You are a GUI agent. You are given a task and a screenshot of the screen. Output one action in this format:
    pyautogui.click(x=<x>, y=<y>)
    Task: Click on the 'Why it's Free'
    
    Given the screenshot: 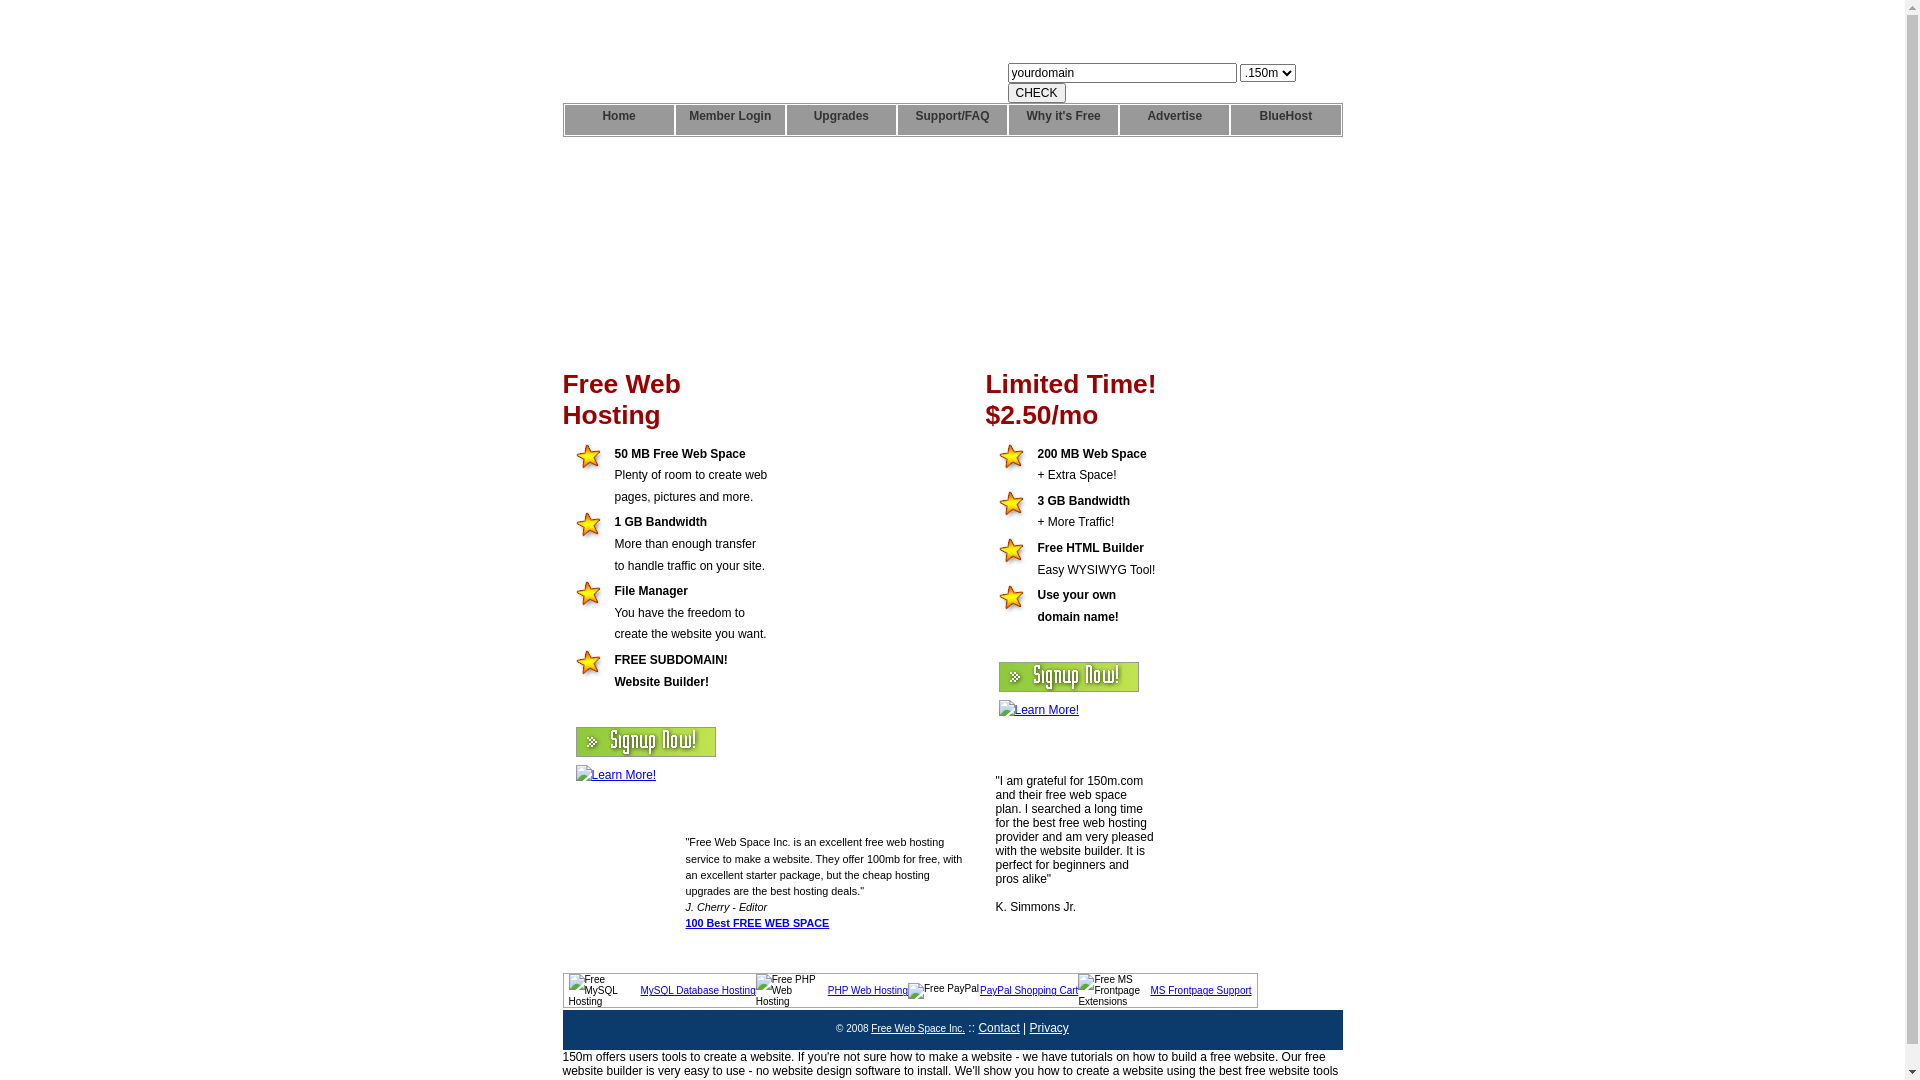 What is the action you would take?
    pyautogui.click(x=1062, y=119)
    